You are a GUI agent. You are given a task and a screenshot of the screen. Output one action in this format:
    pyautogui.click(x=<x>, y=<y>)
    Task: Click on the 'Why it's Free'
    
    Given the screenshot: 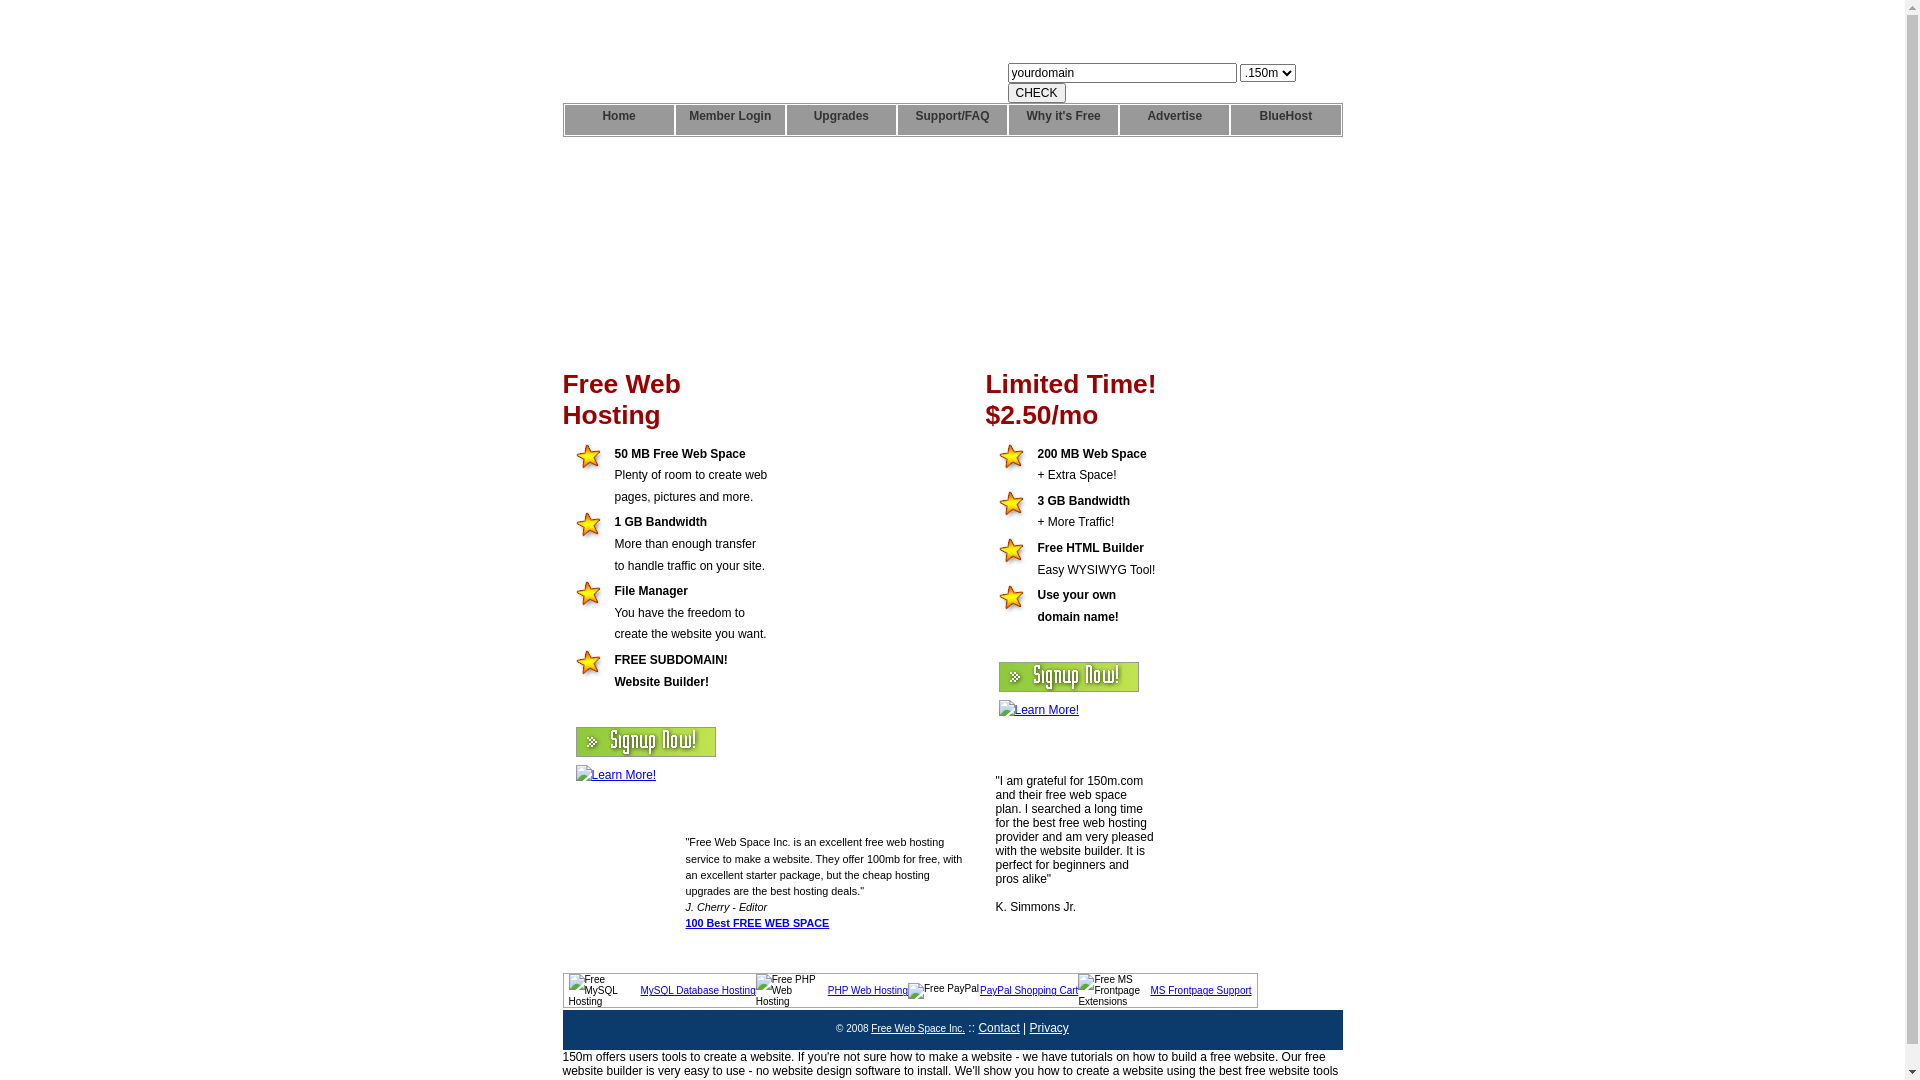 What is the action you would take?
    pyautogui.click(x=1062, y=119)
    